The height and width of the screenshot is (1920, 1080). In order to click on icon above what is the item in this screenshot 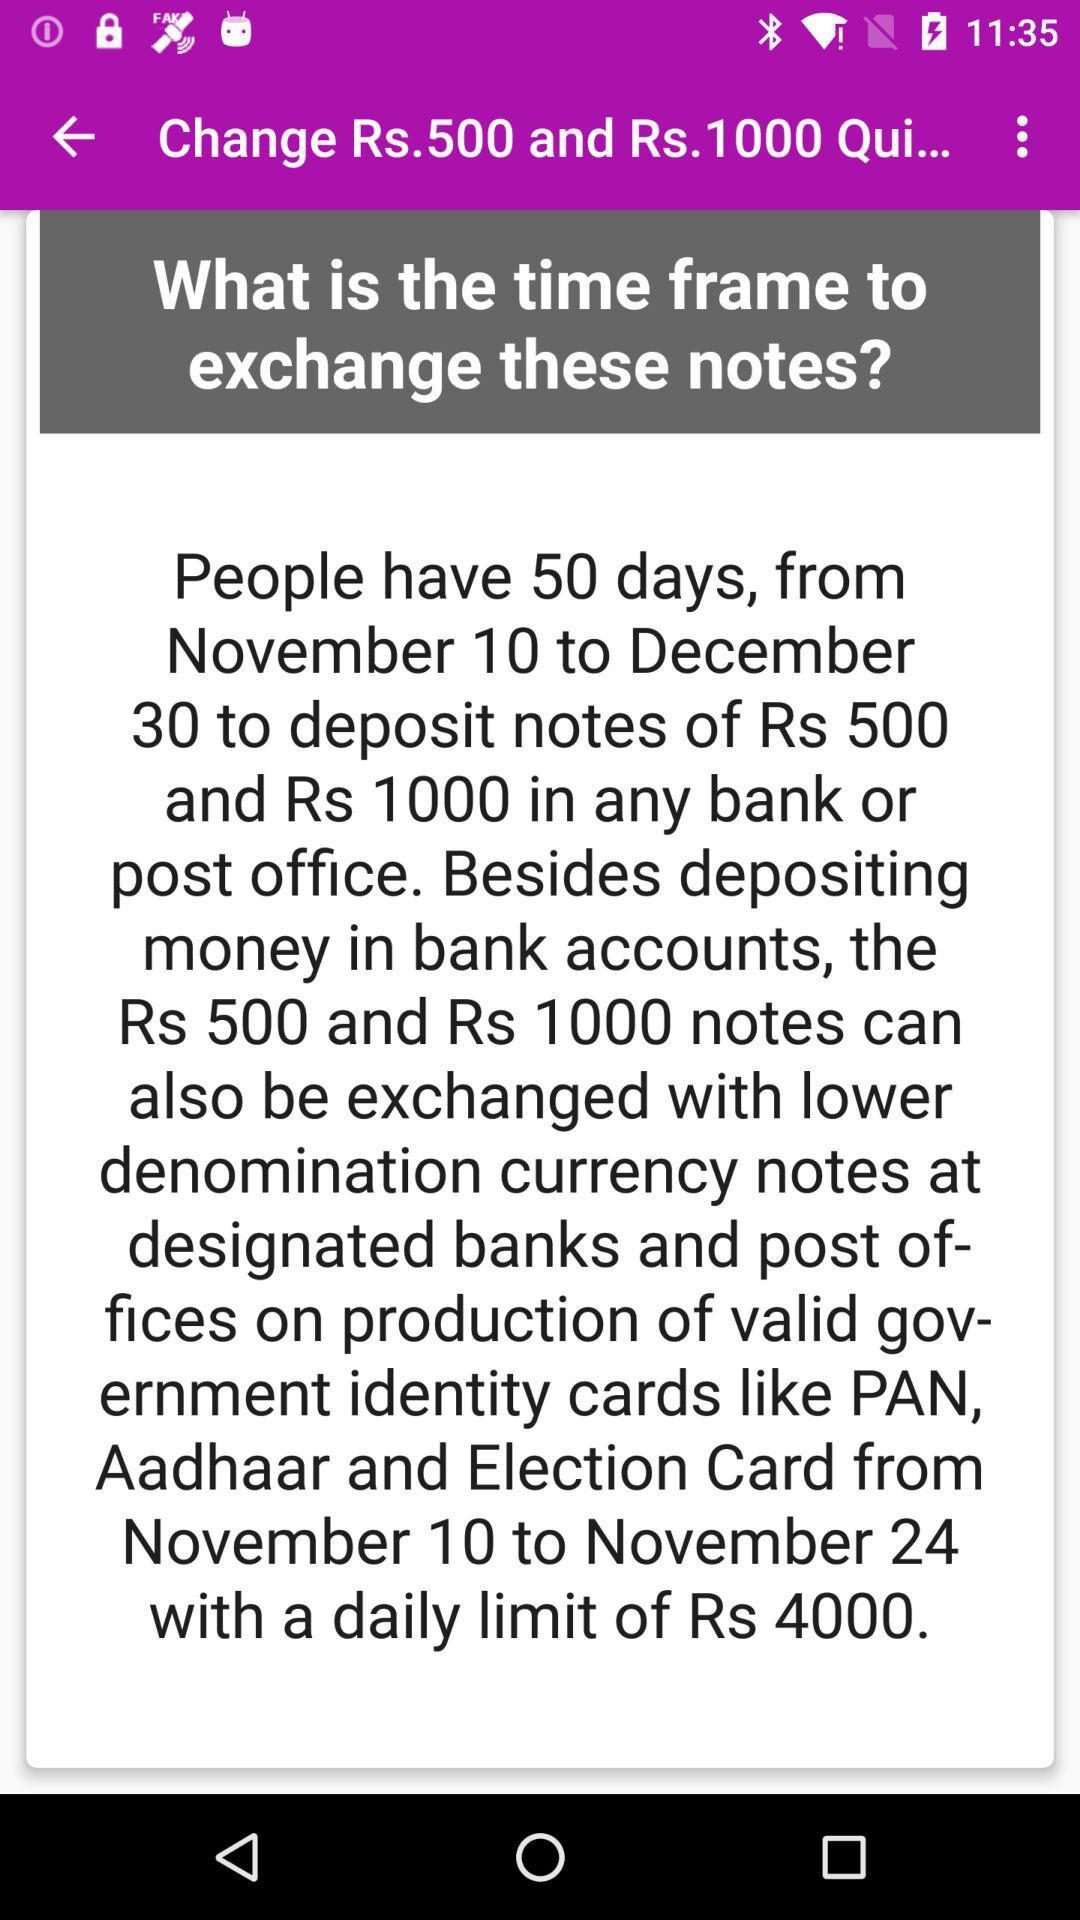, I will do `click(72, 135)`.